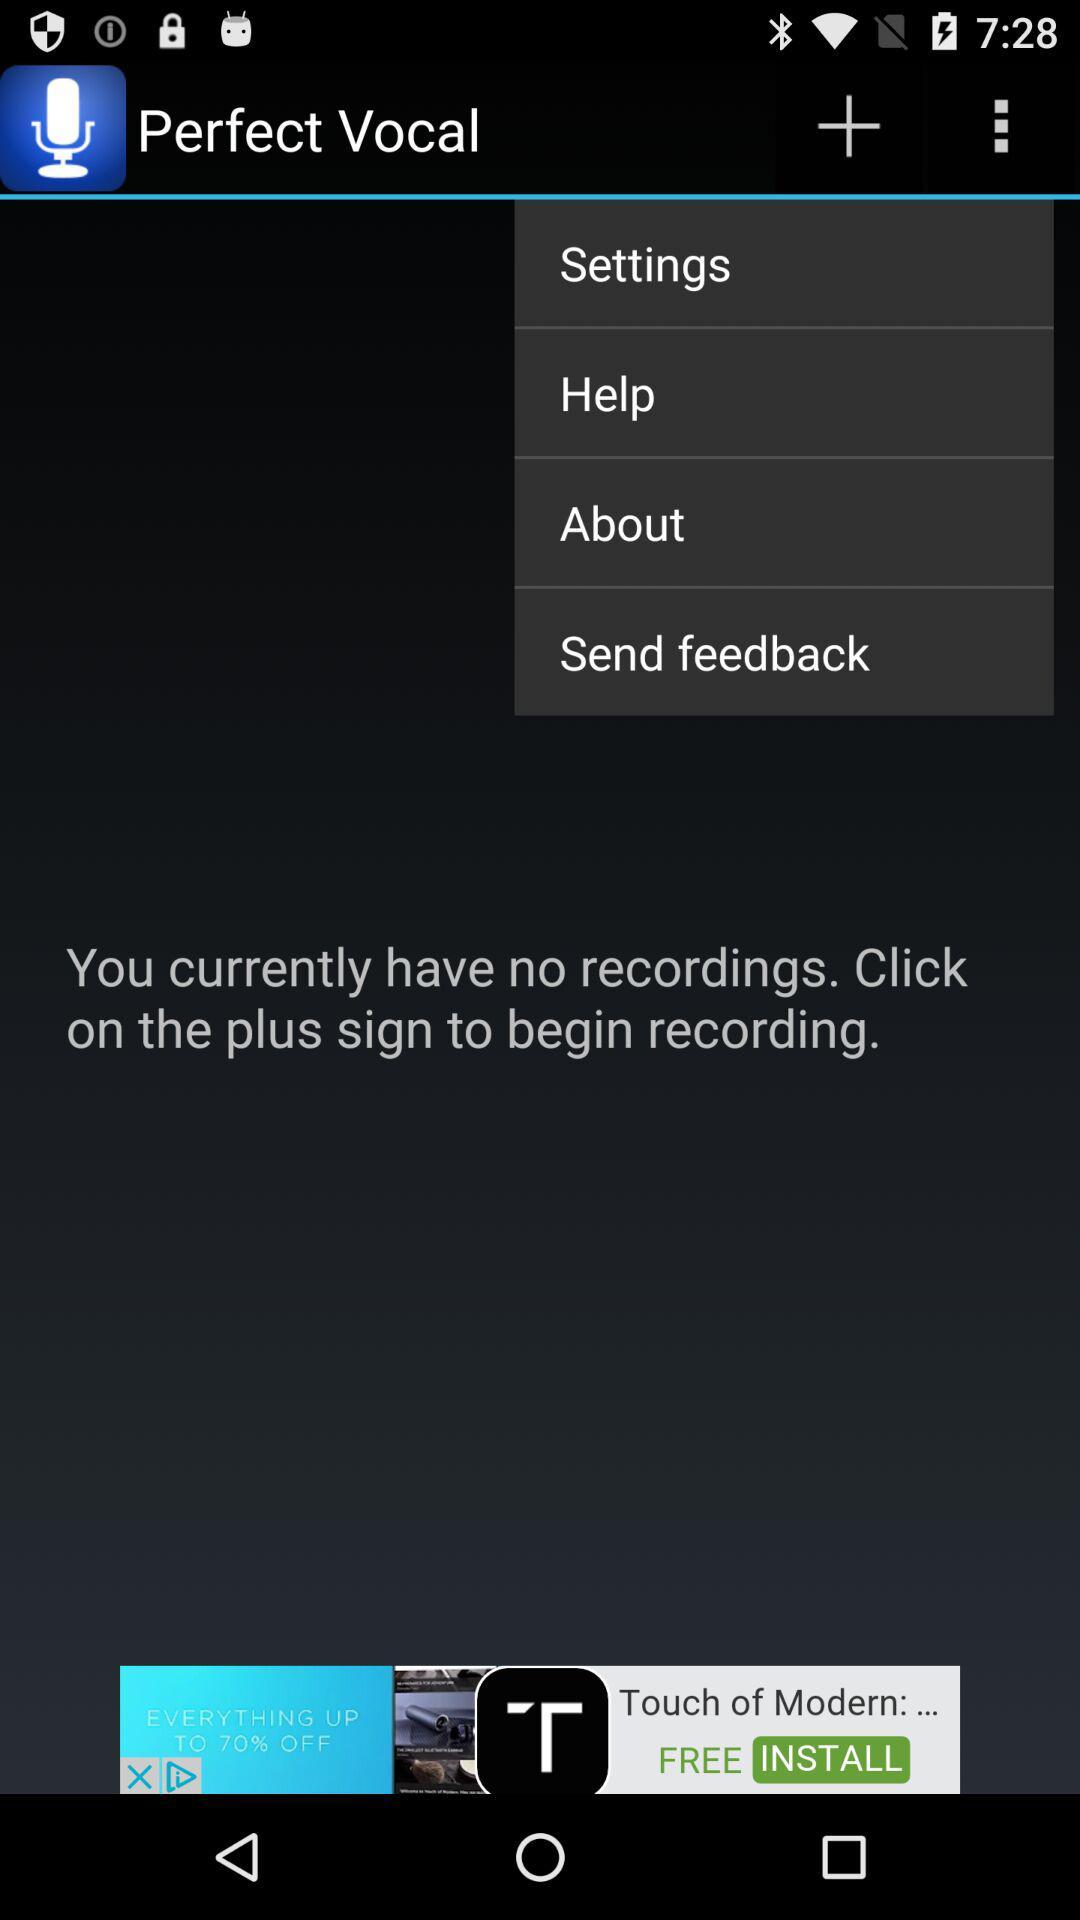 Image resolution: width=1080 pixels, height=1920 pixels. What do you see at coordinates (1001, 136) in the screenshot?
I see `the more icon` at bounding box center [1001, 136].